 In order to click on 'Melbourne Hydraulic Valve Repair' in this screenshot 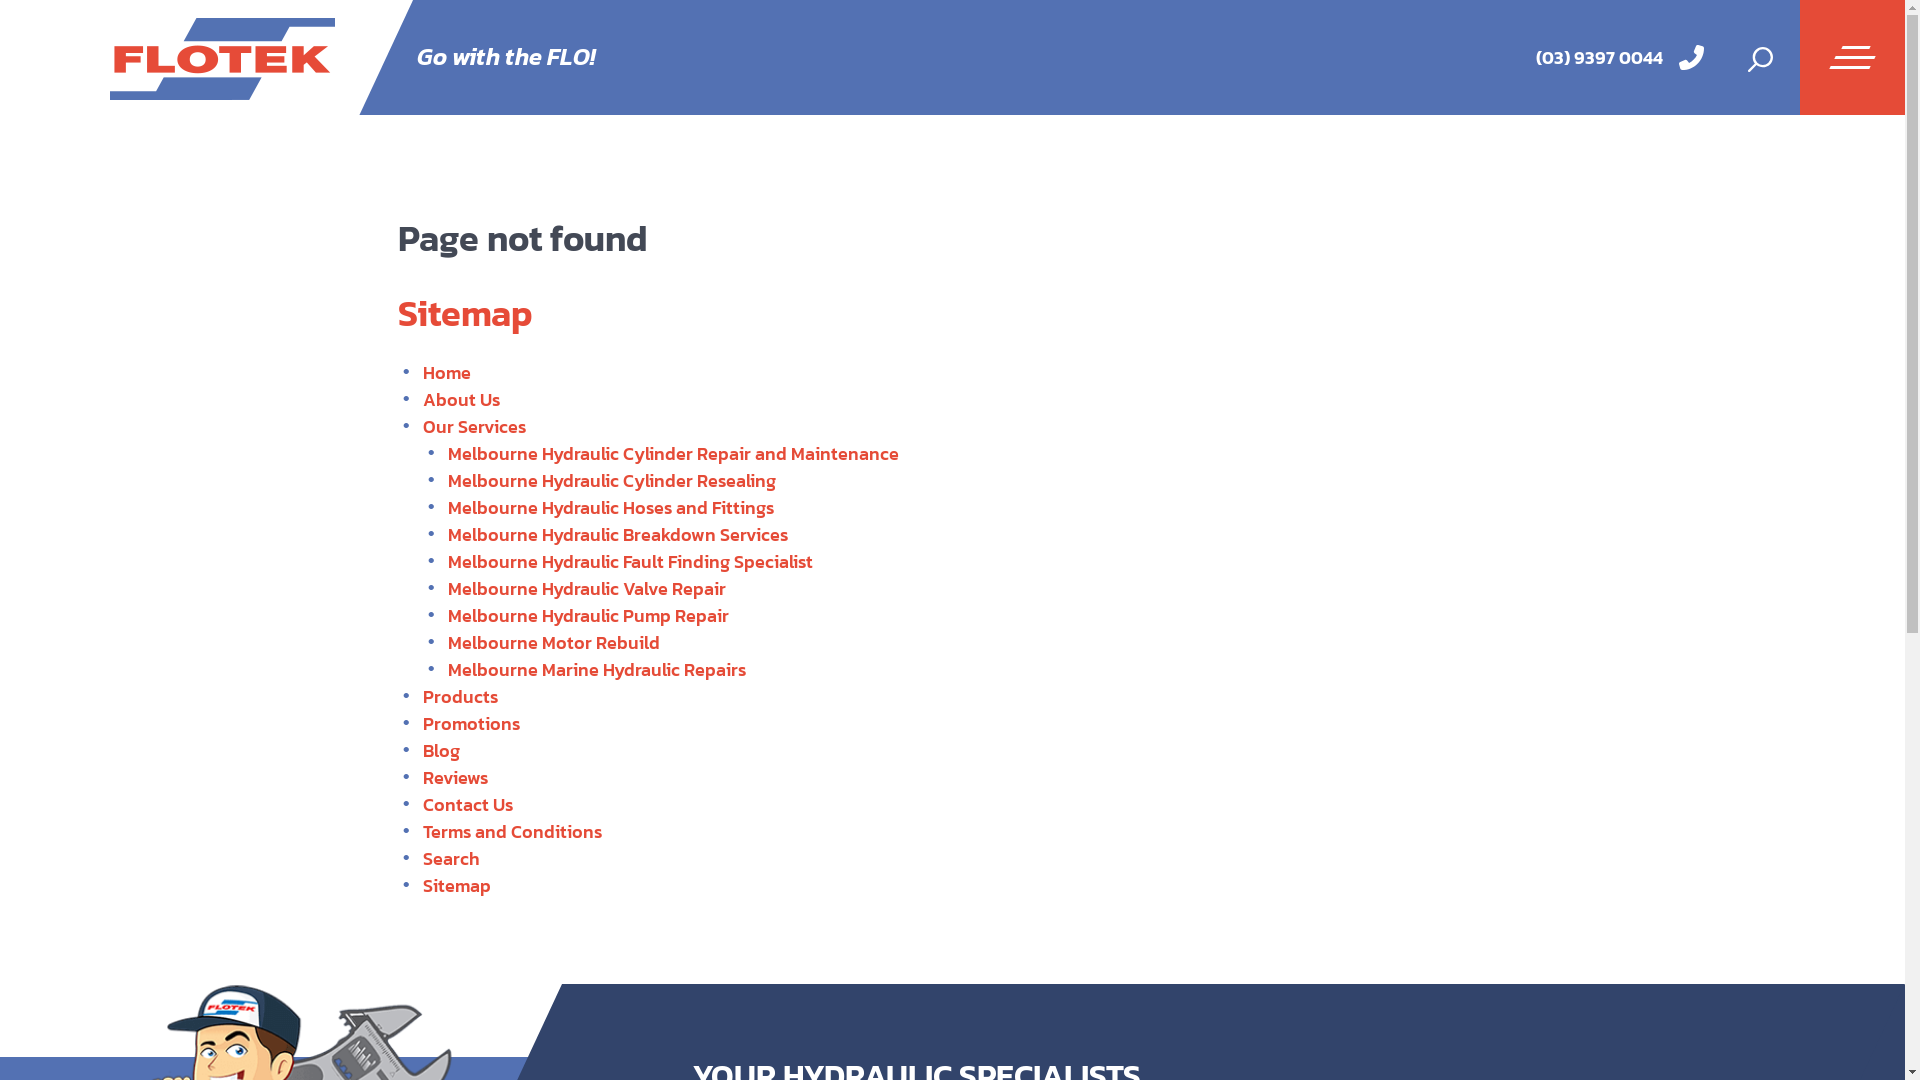, I will do `click(585, 587)`.